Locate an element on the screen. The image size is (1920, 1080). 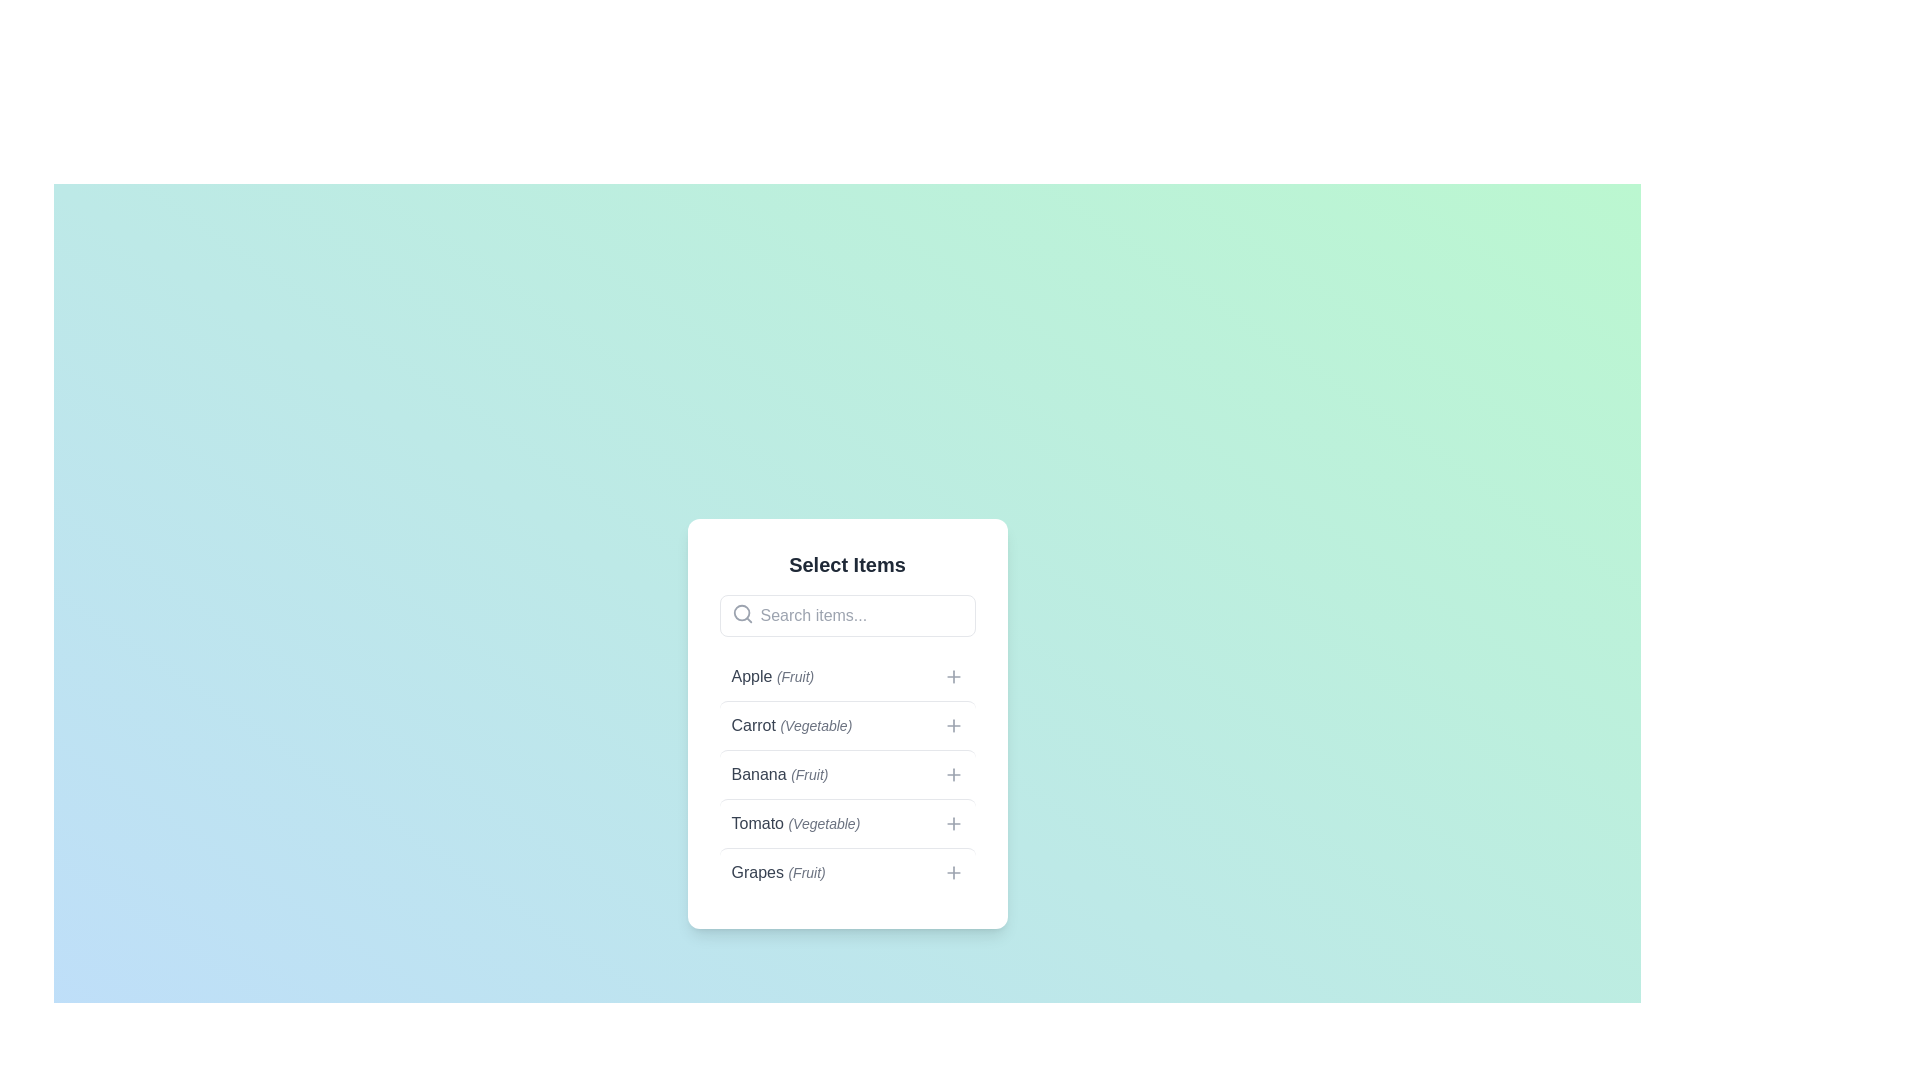
the text label element displaying 'Banana (Fruit)', which is styled with a medium font weight and grayish color, positioned in a vertical list between 'Carrot (Vegetable)' and 'Tomato (Vegetable) is located at coordinates (778, 774).